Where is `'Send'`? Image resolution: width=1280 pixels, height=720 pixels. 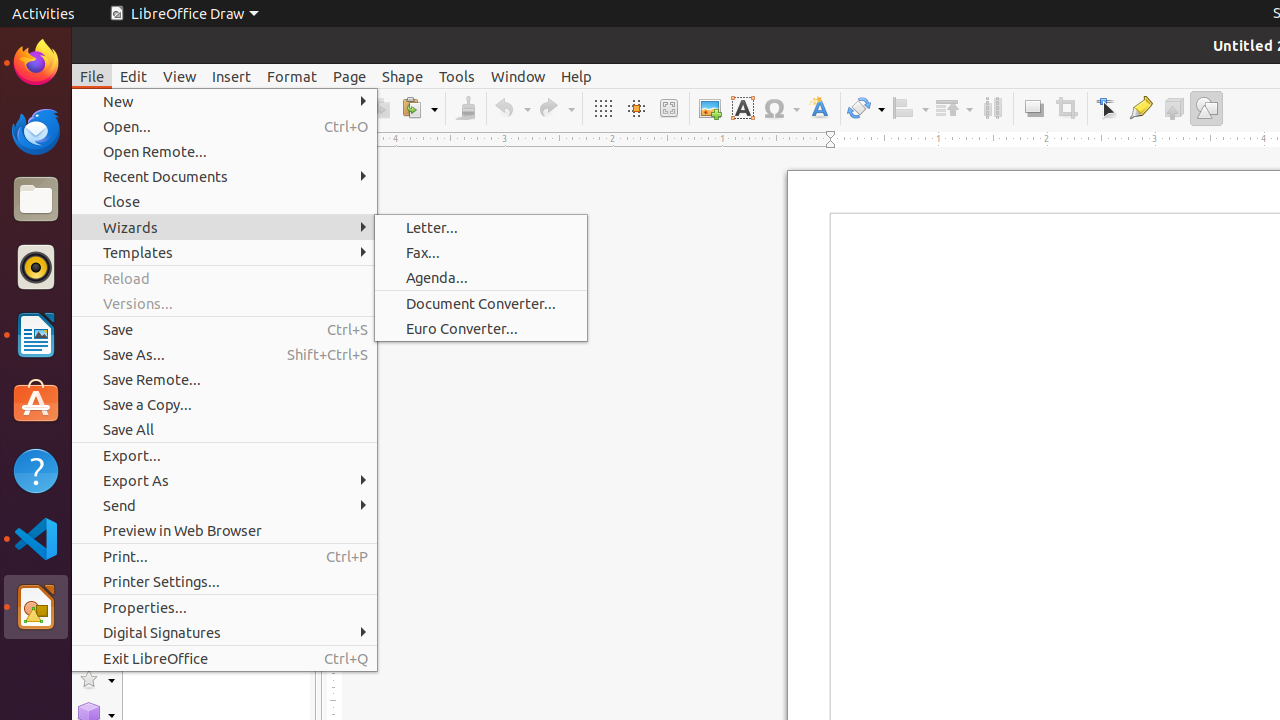 'Send' is located at coordinates (224, 504).